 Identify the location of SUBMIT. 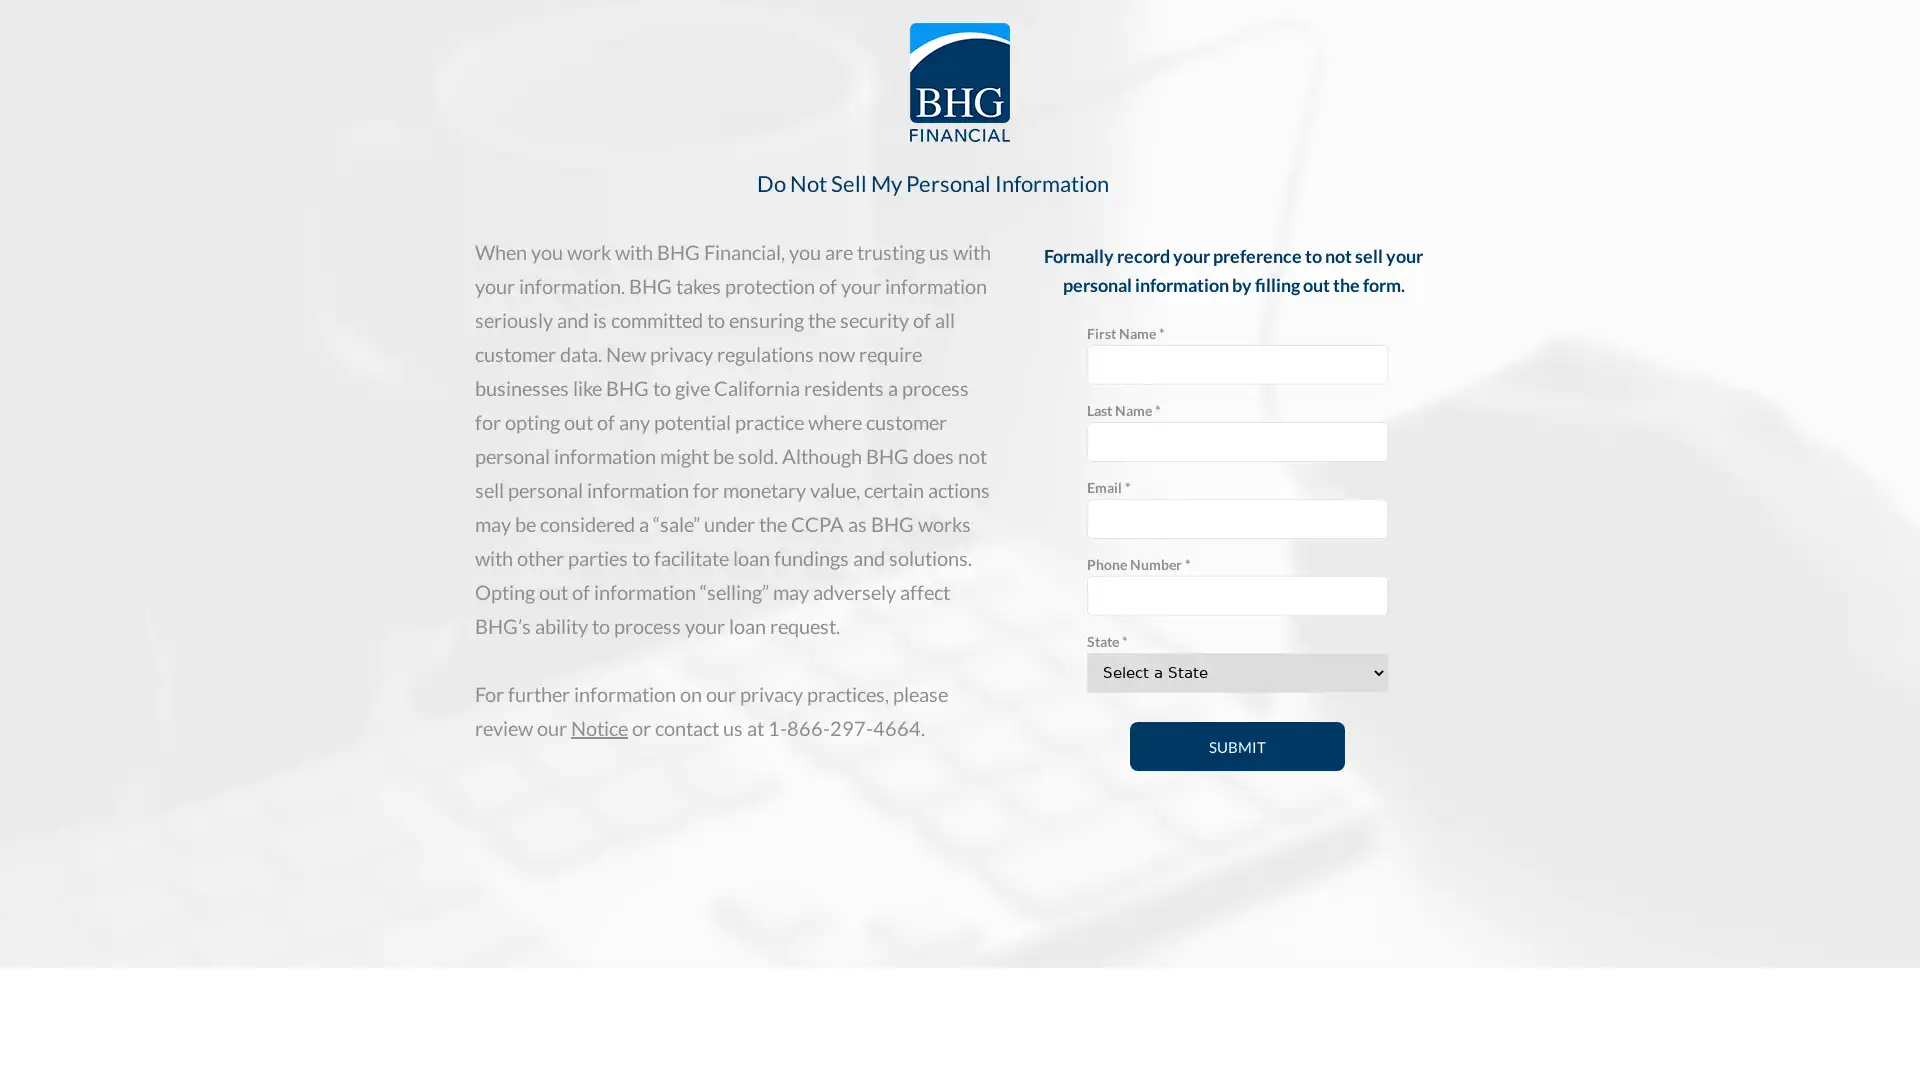
(1236, 746).